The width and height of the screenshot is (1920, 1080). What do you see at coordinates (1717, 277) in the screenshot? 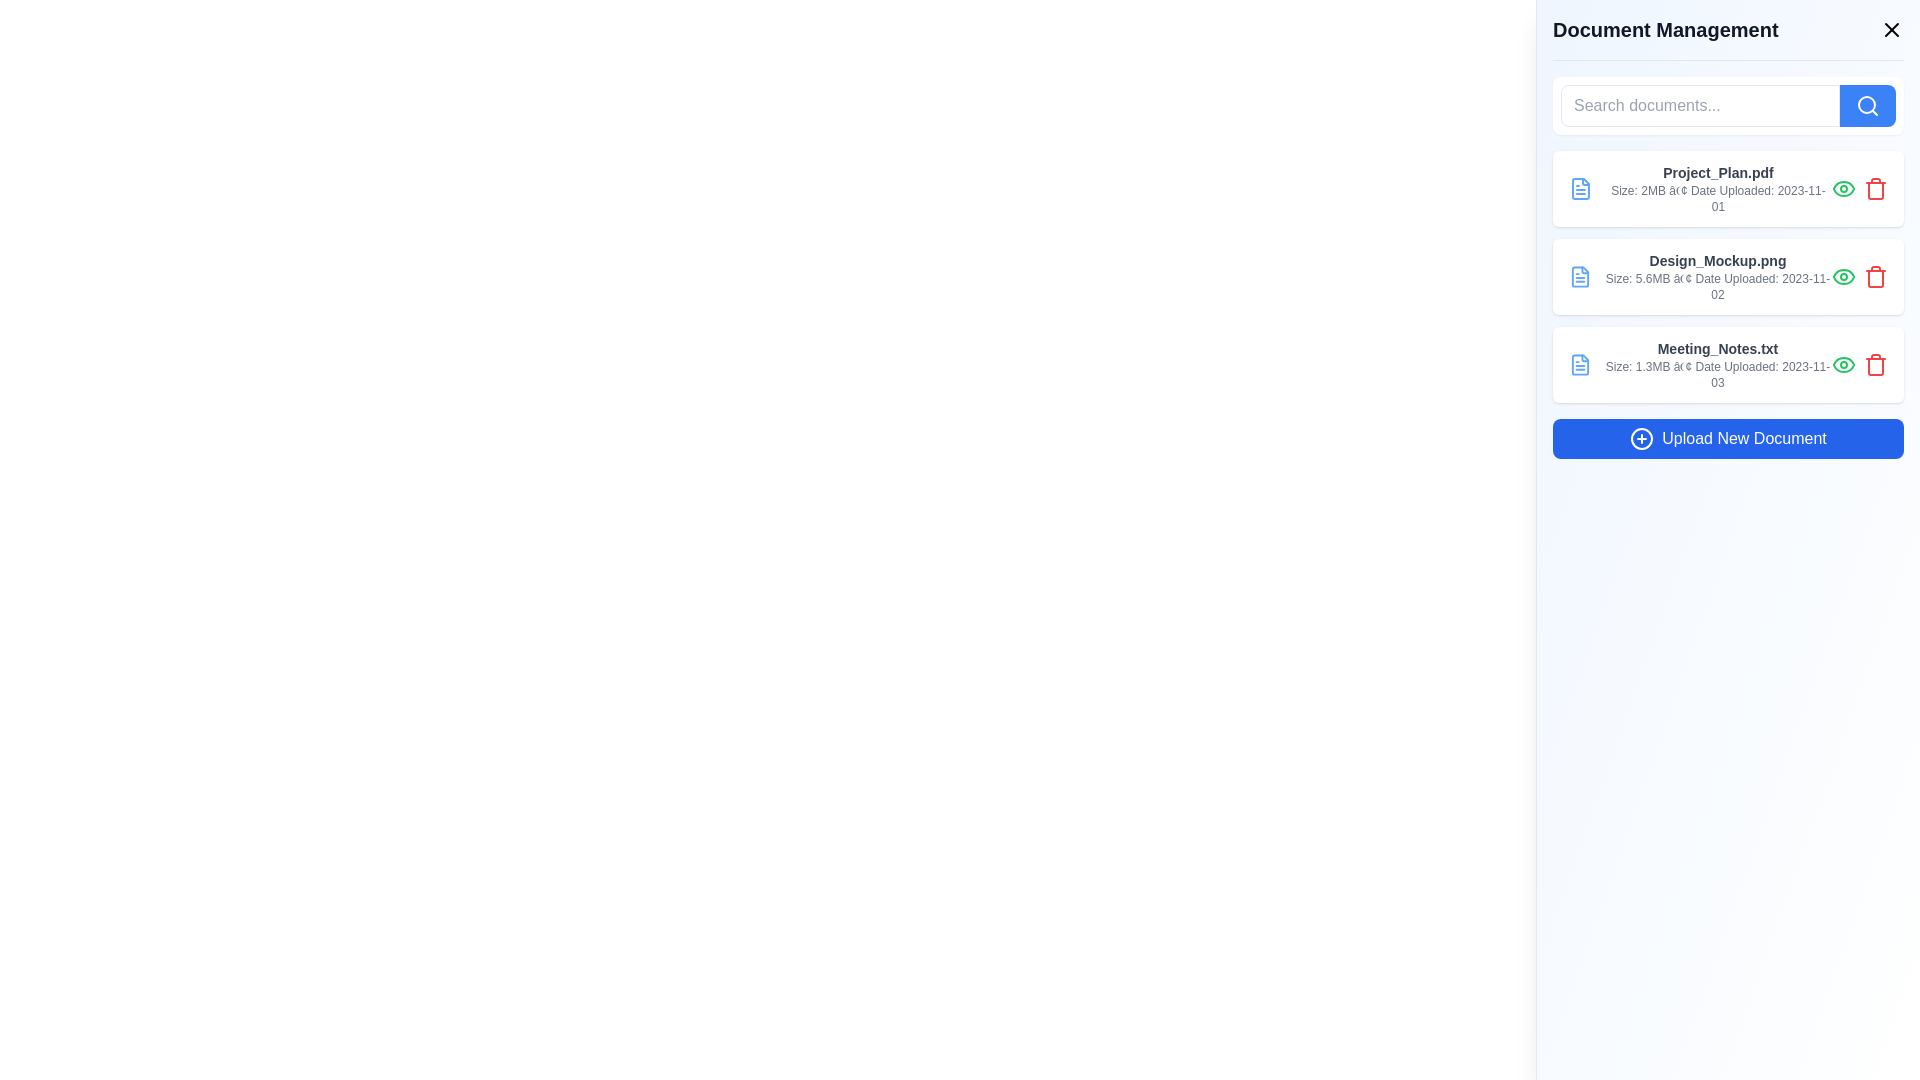
I see `the text label displaying the file metadata for 'Design_Mockup.png', which is the second item in the 'Document Management' panel` at bounding box center [1717, 277].